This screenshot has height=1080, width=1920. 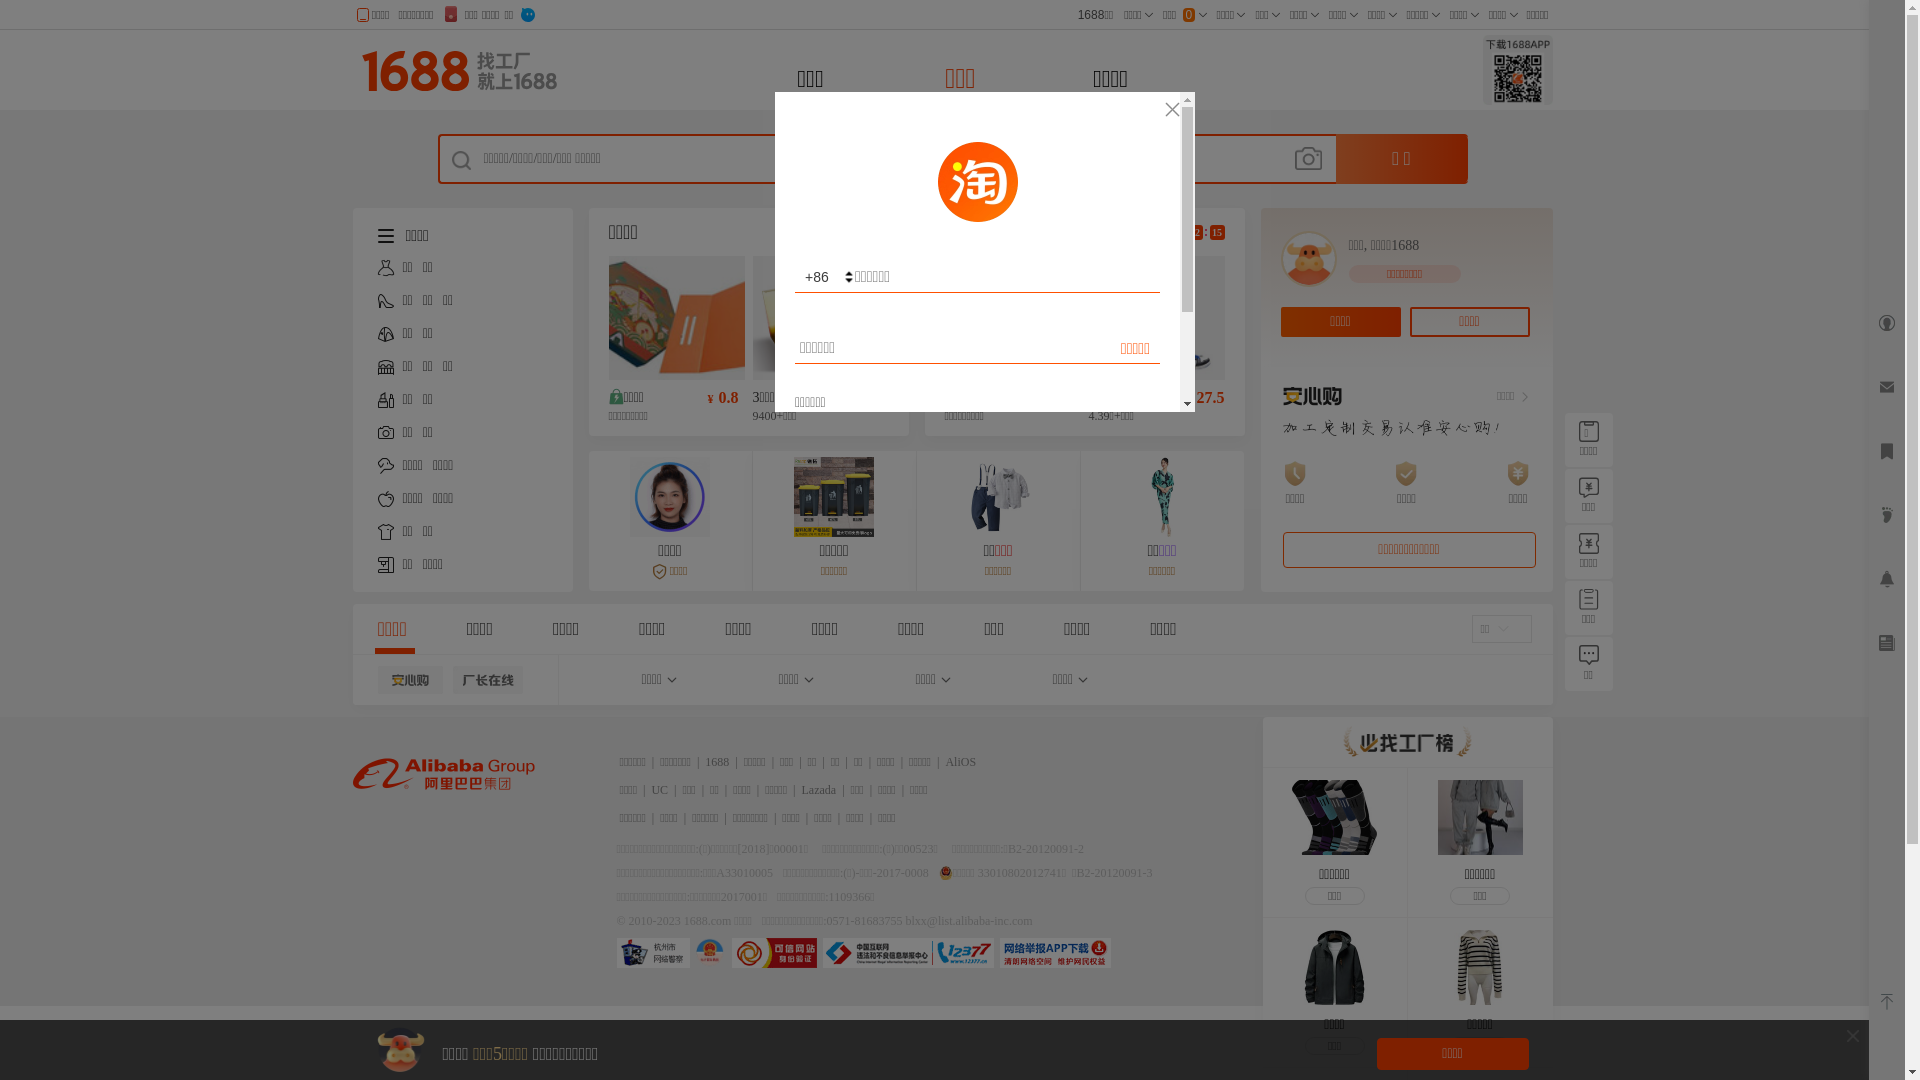 What do you see at coordinates (960, 762) in the screenshot?
I see `'AliOS'` at bounding box center [960, 762].